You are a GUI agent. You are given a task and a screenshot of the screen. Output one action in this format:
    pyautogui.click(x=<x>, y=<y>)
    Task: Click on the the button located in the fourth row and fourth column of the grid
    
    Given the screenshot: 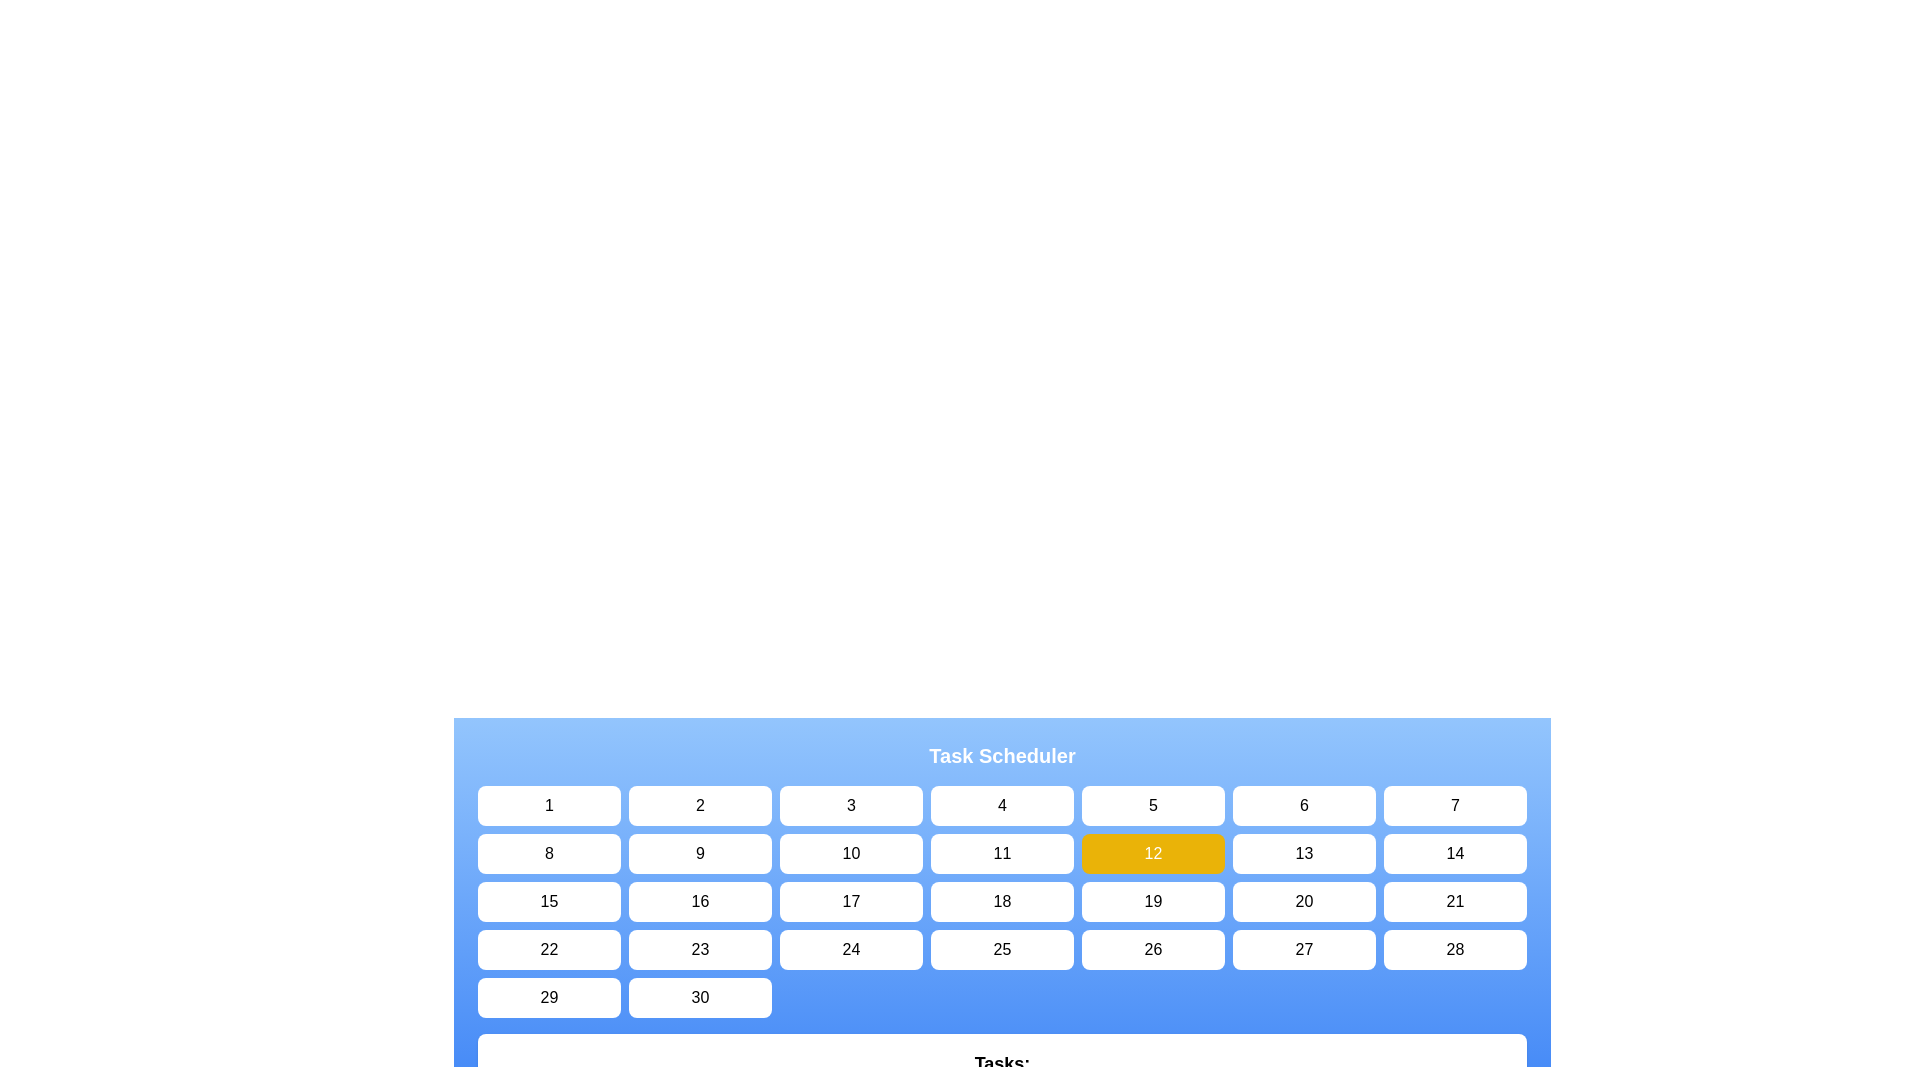 What is the action you would take?
    pyautogui.click(x=700, y=948)
    